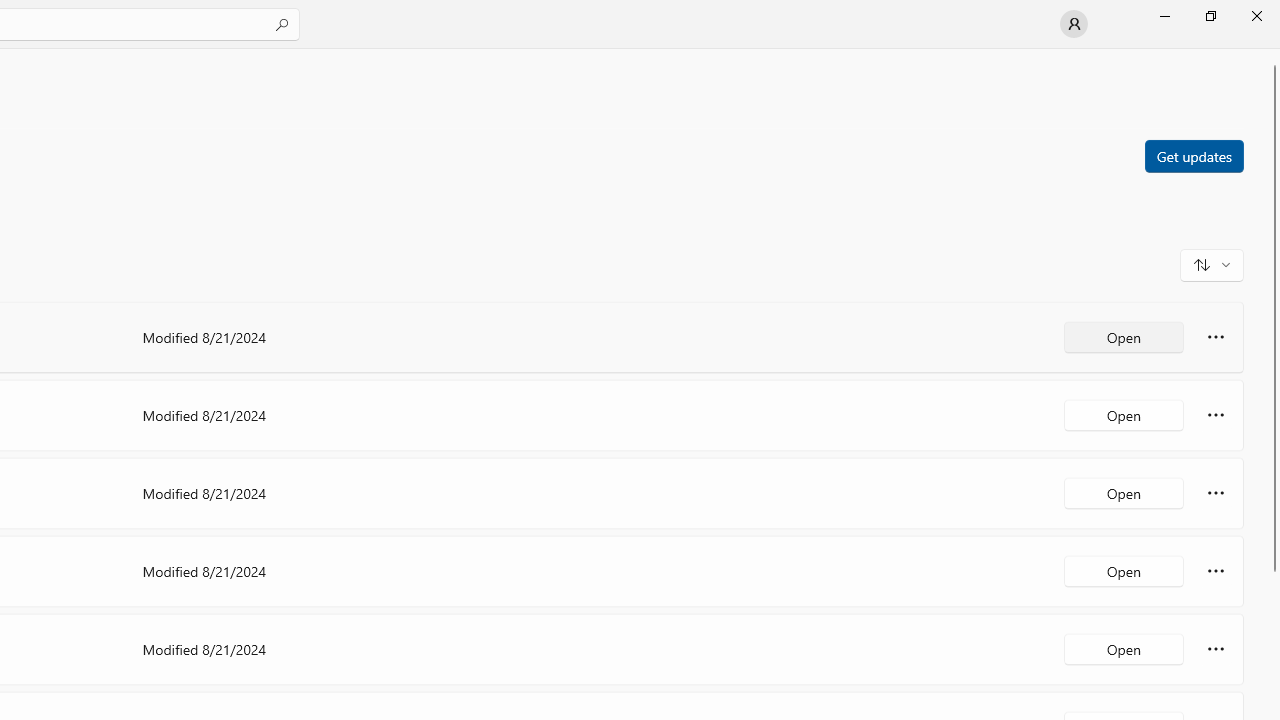 Image resolution: width=1280 pixels, height=720 pixels. I want to click on 'User profile', so click(1072, 24).